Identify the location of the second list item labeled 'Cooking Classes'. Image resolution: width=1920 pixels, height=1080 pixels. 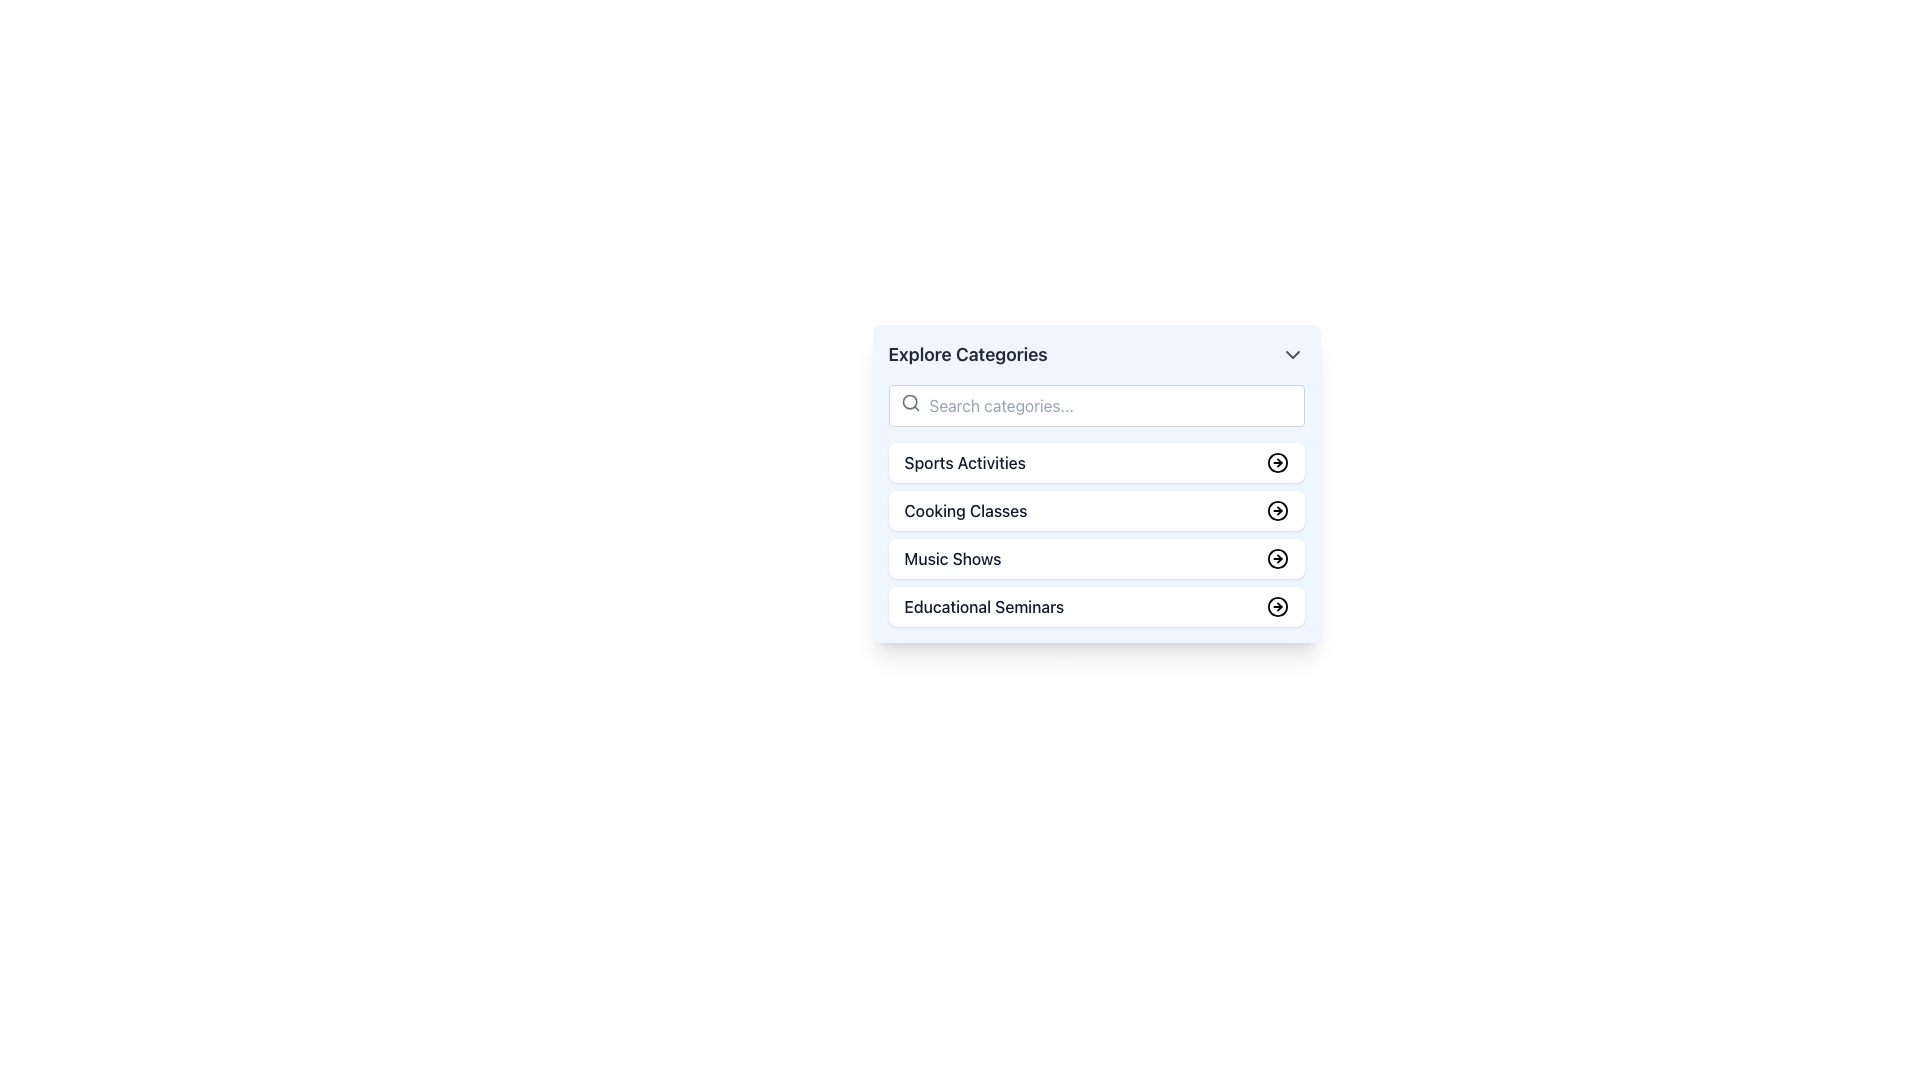
(1095, 534).